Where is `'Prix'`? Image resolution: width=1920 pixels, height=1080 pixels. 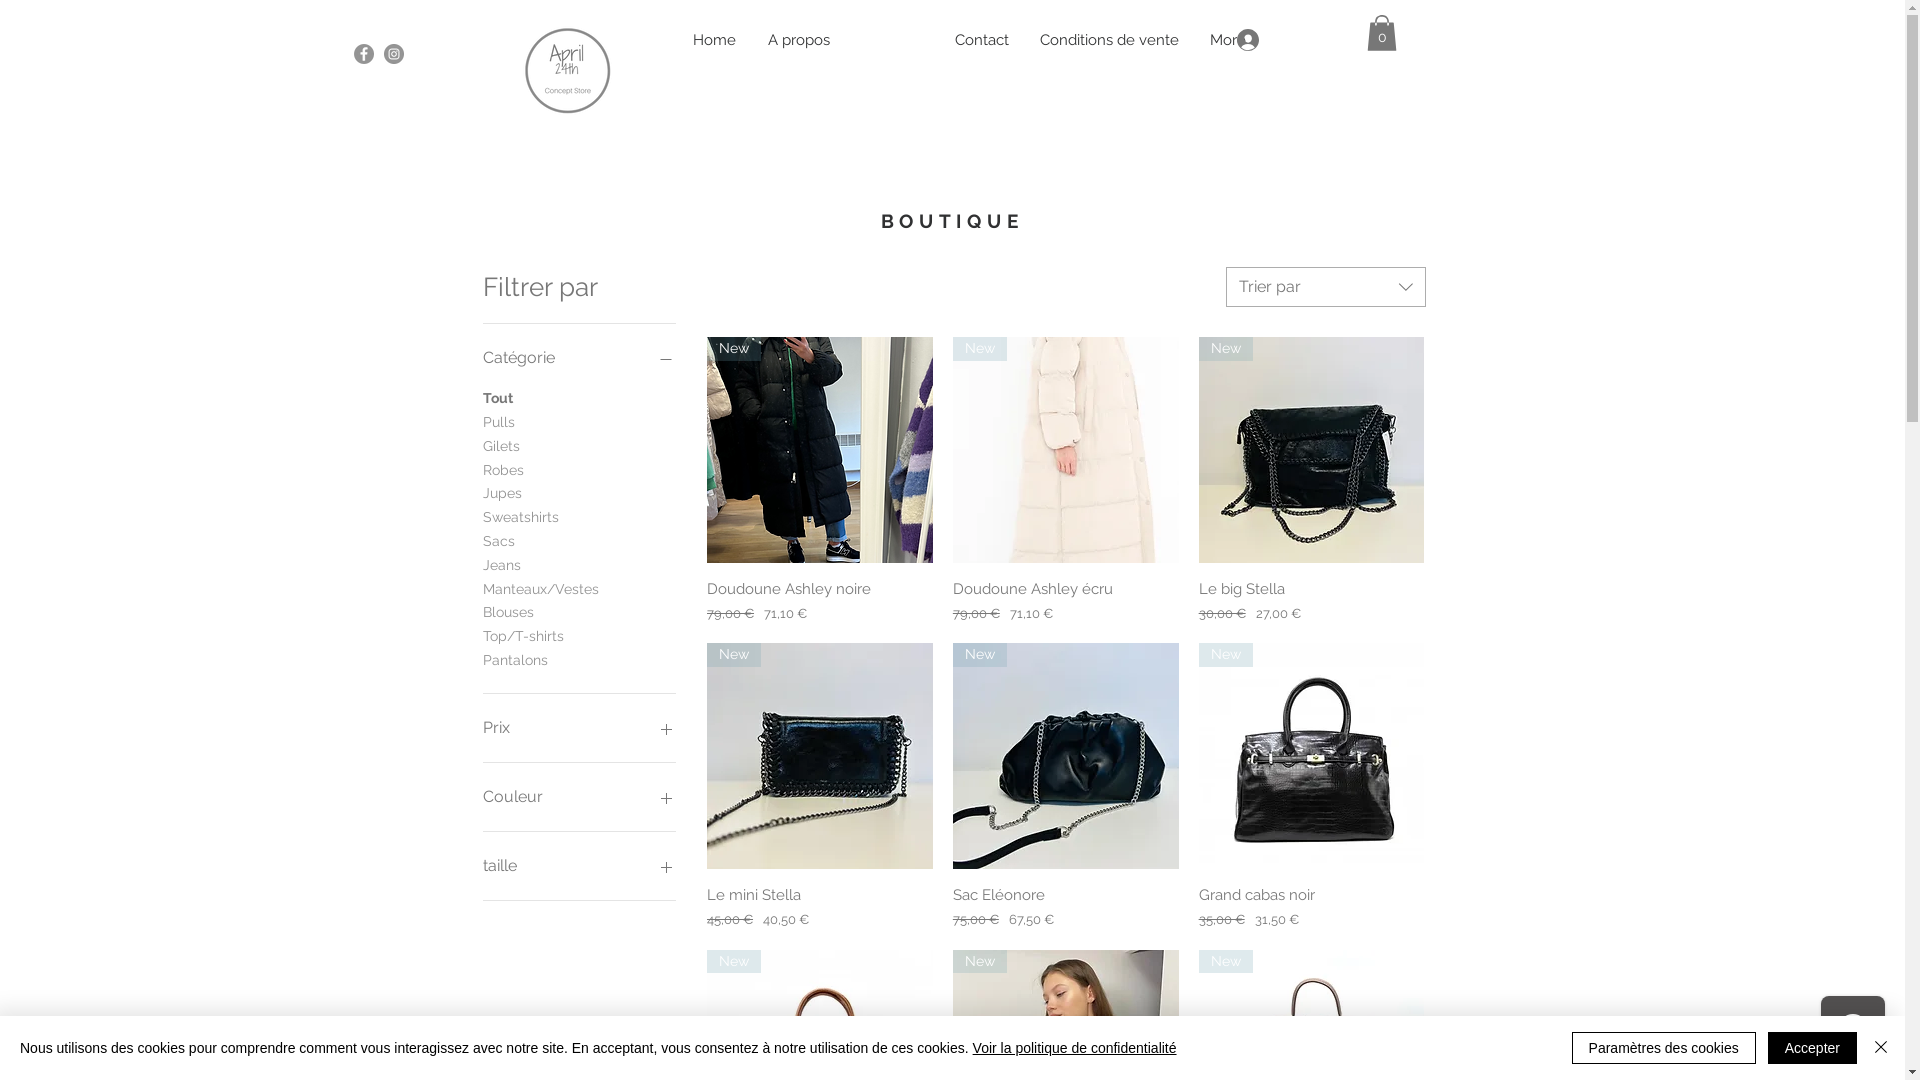
'Prix' is located at coordinates (578, 728).